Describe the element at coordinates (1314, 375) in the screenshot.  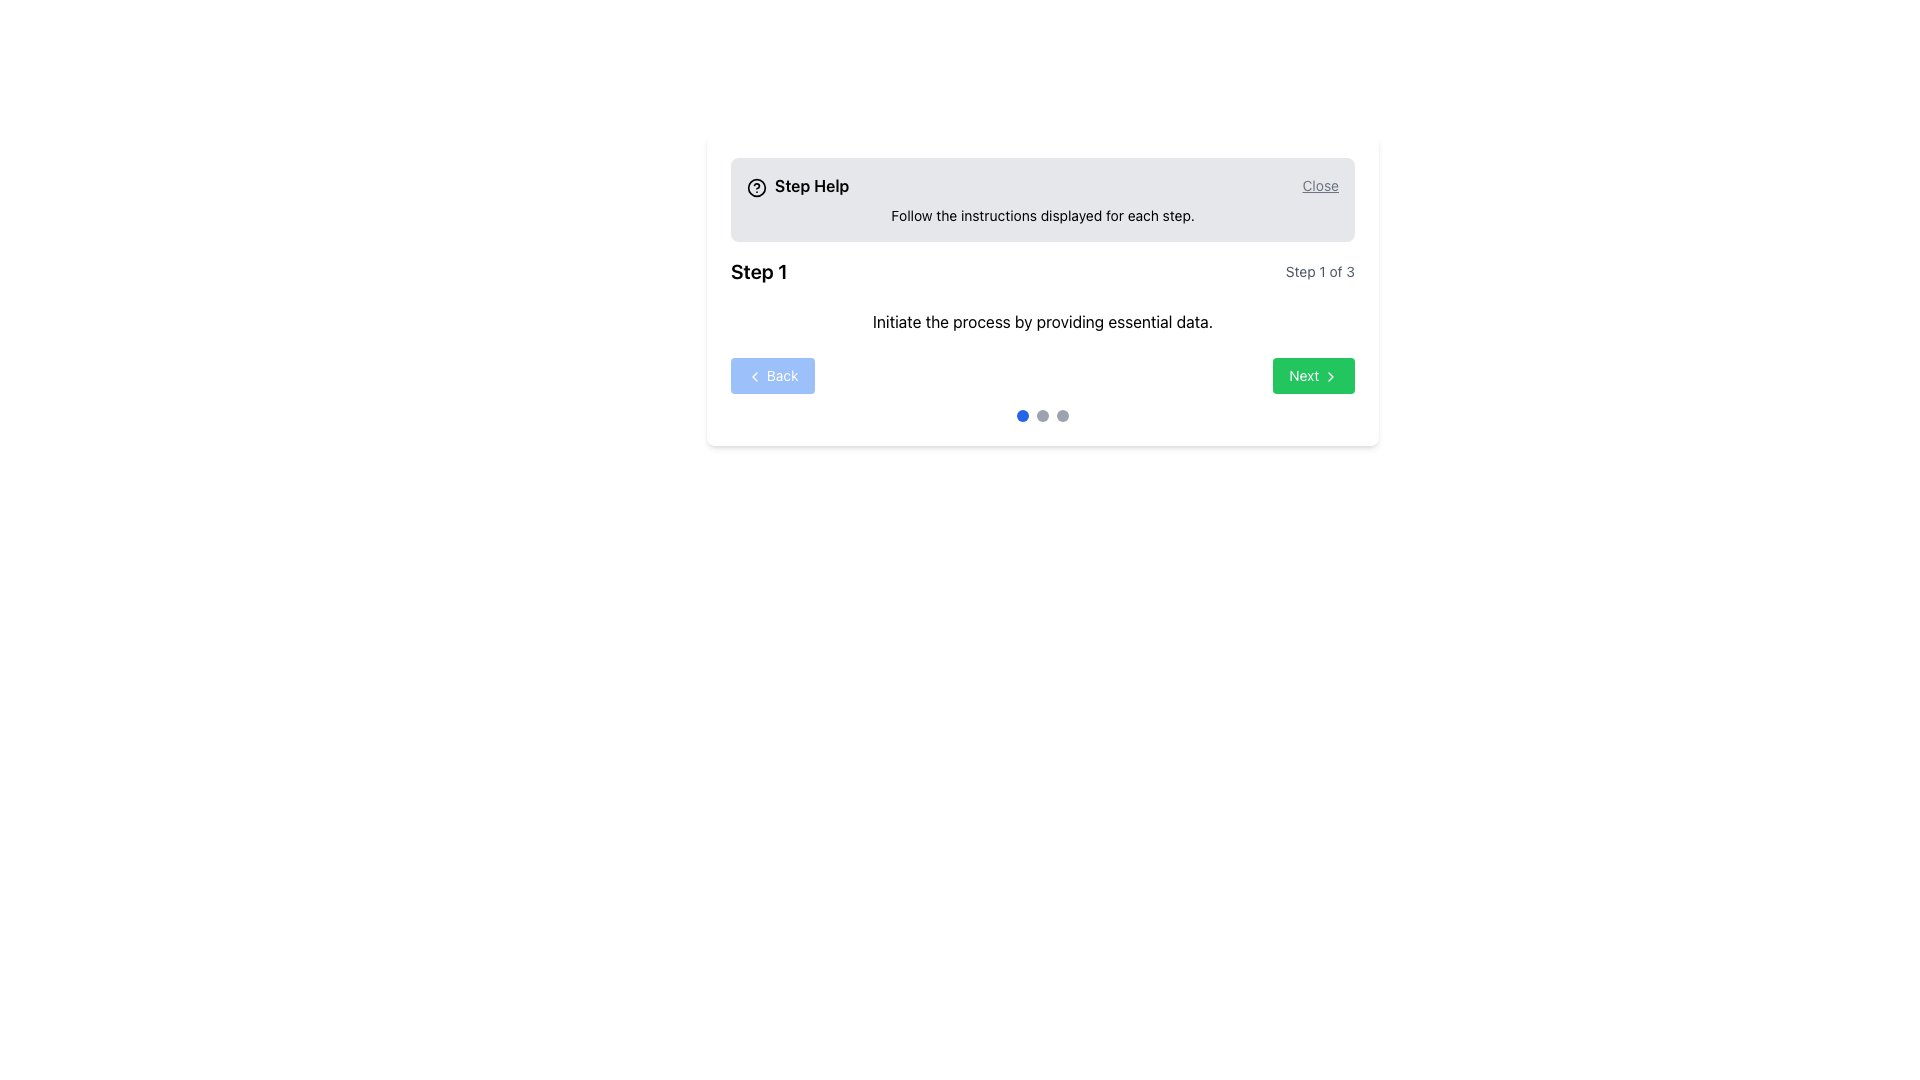
I see `the navigation button located on the far-right side of the horizontal layout, adjacent to the 'Back' button` at that location.